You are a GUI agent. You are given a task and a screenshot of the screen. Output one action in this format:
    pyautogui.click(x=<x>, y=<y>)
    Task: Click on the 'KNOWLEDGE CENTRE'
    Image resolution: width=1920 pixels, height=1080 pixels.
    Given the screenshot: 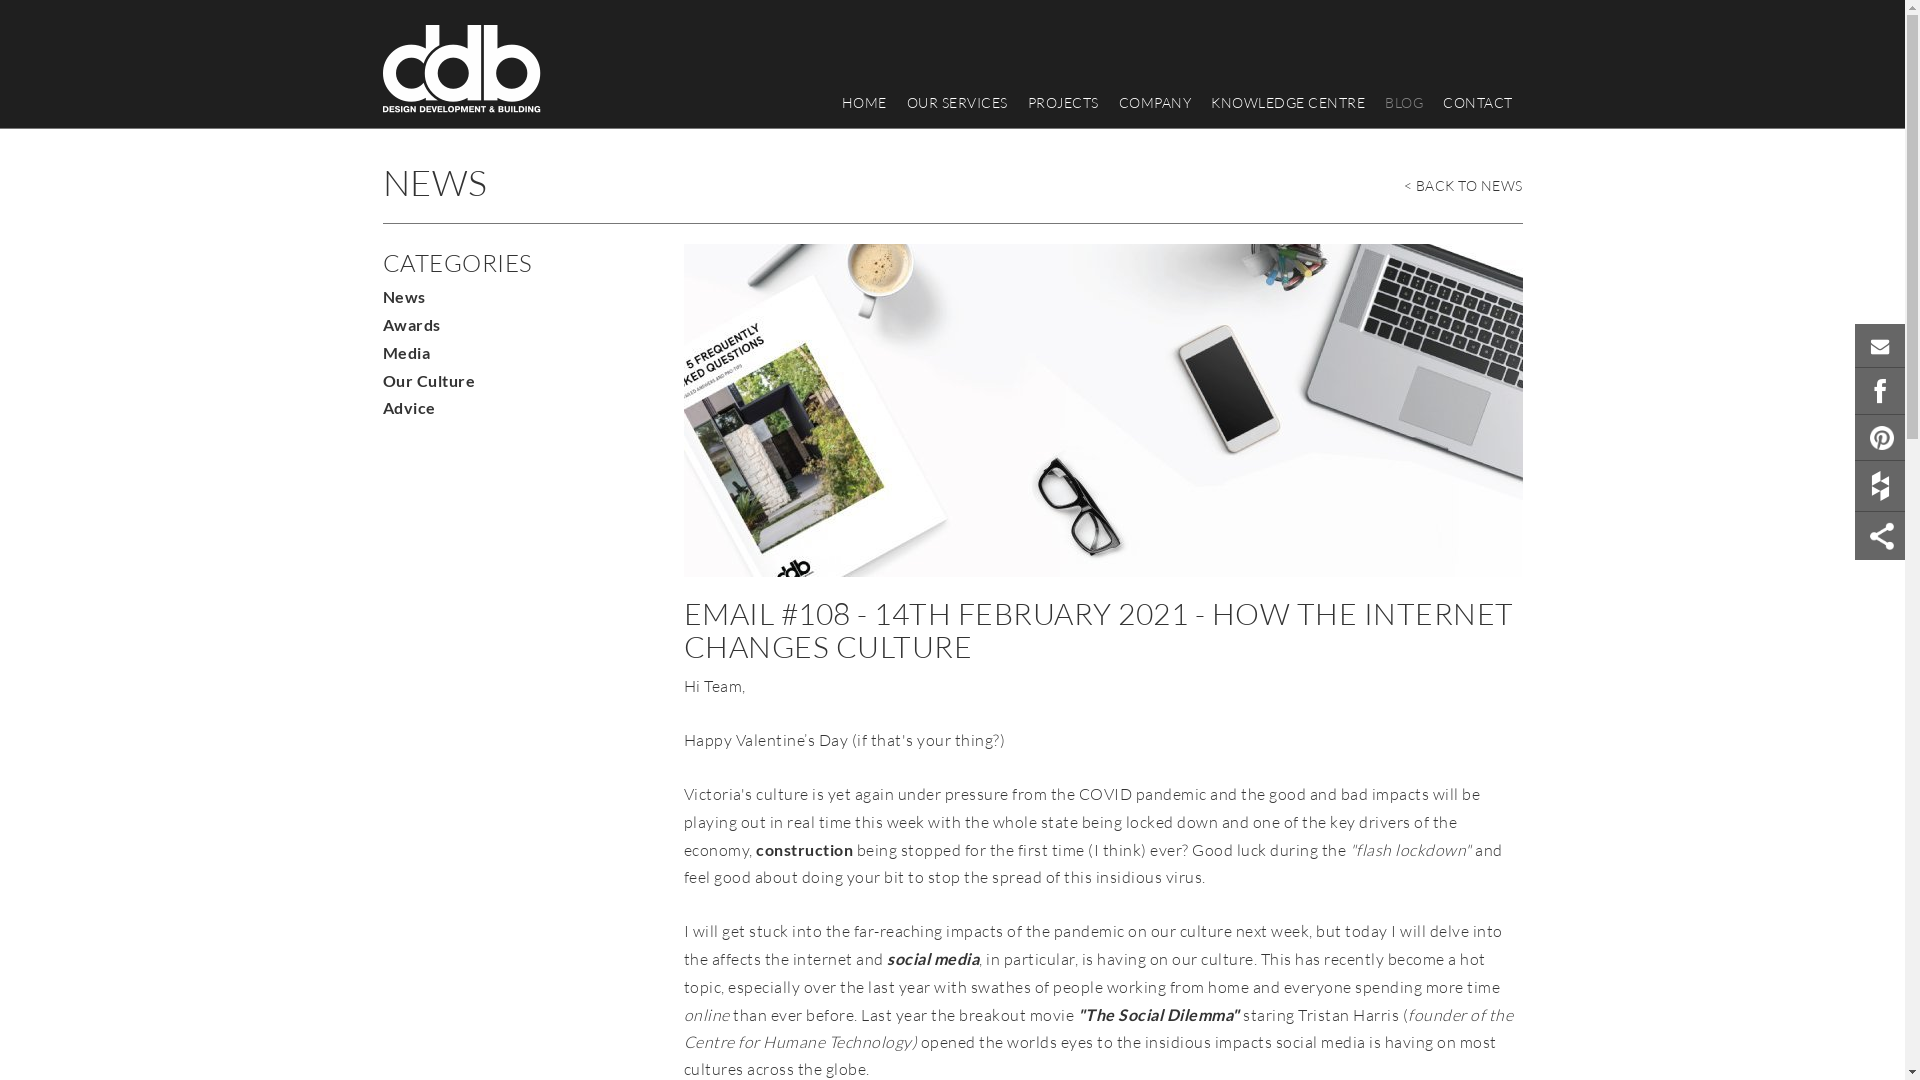 What is the action you would take?
    pyautogui.click(x=1200, y=103)
    